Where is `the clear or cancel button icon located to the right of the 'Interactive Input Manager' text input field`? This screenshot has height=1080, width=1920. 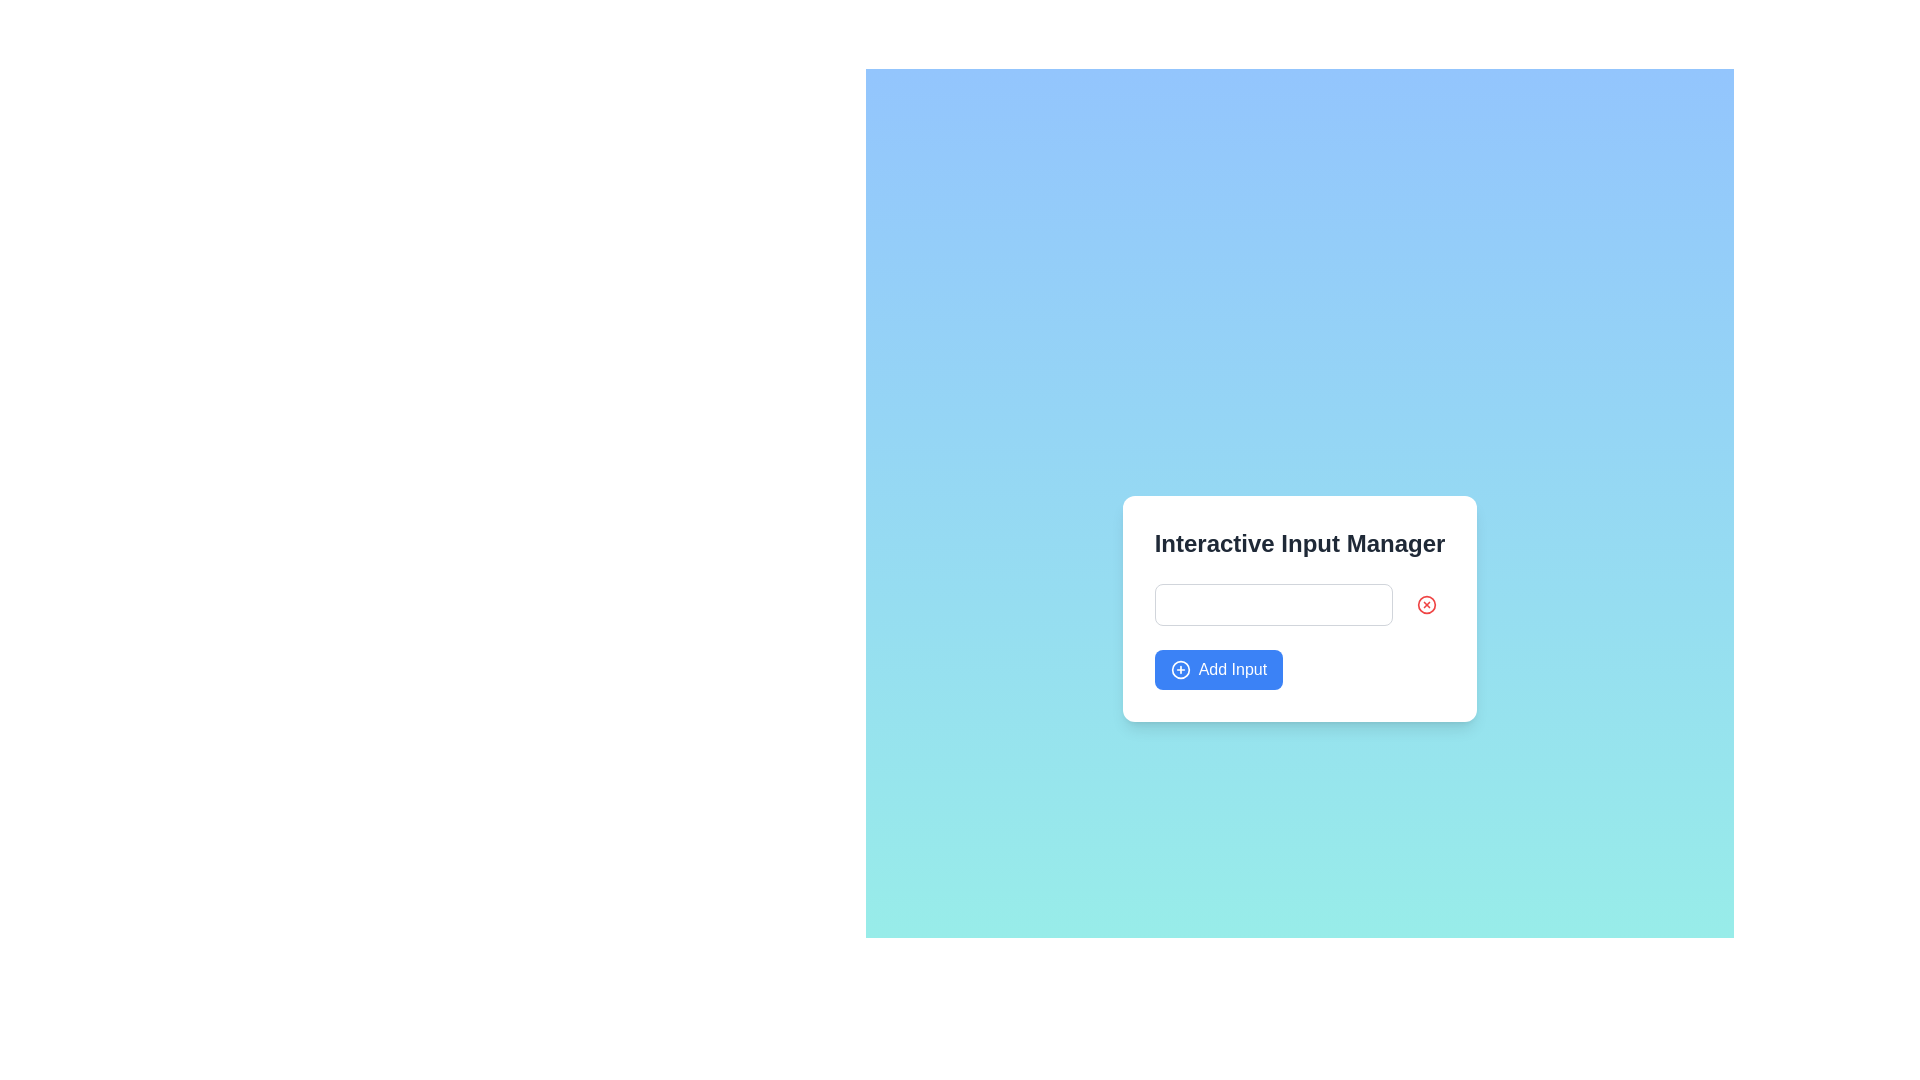
the clear or cancel button icon located to the right of the 'Interactive Input Manager' text input field is located at coordinates (1426, 604).